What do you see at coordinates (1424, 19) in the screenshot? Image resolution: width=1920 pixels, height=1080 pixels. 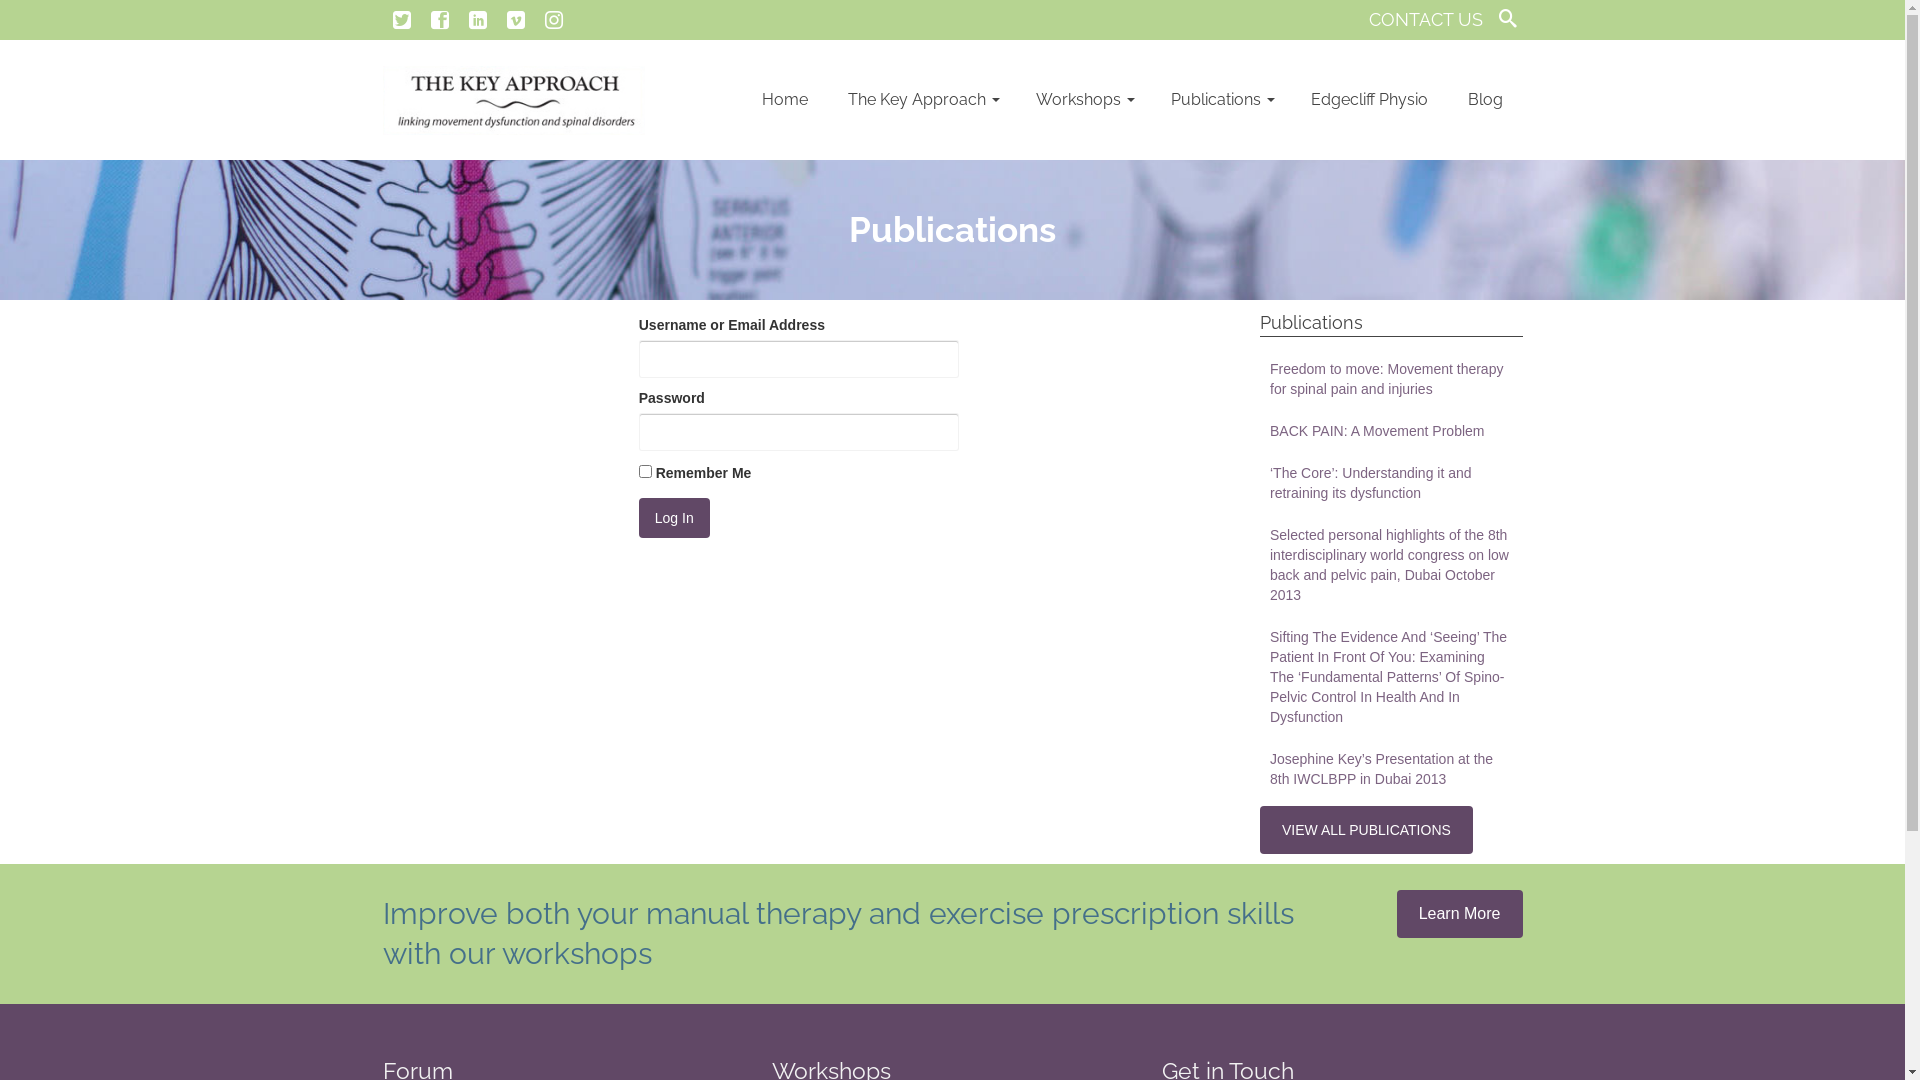 I see `'CONTACT US'` at bounding box center [1424, 19].